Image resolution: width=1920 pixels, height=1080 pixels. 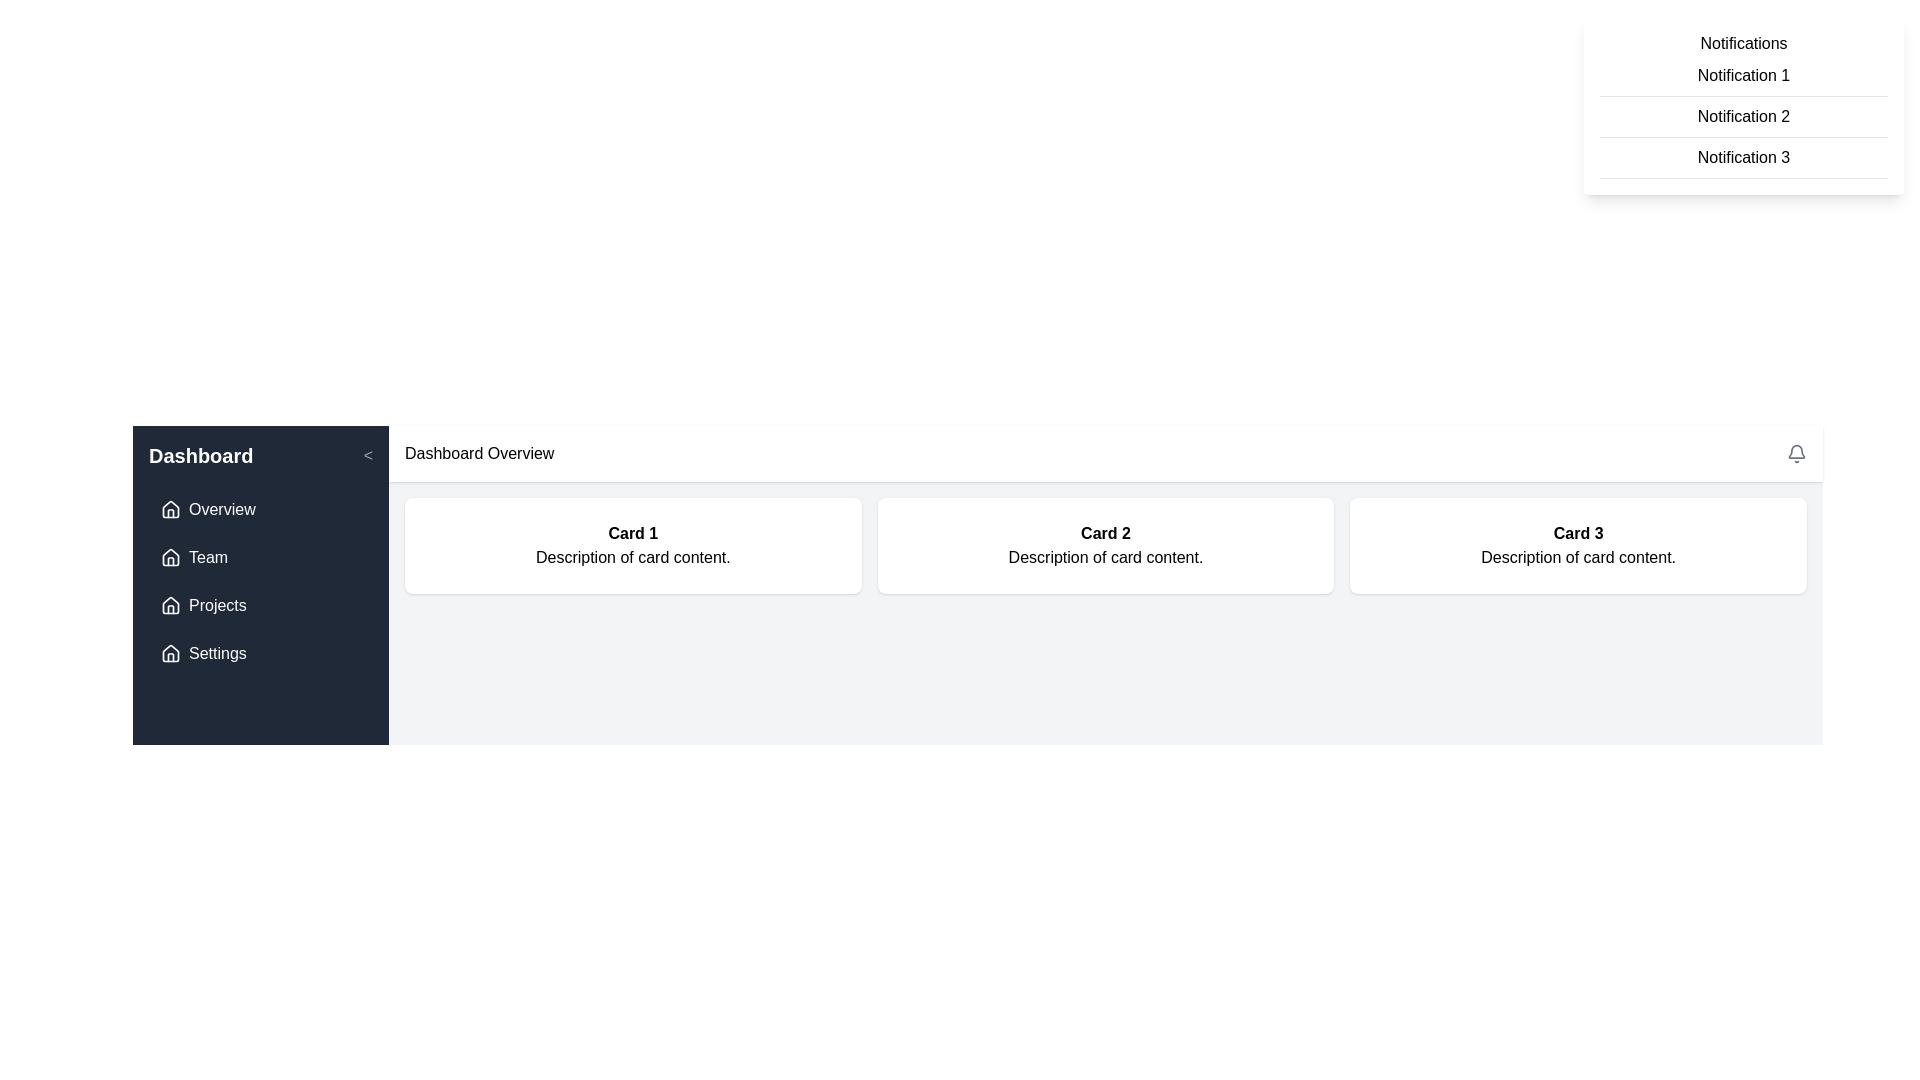 What do you see at coordinates (368, 455) in the screenshot?
I see `the left-facing gray arrow button located to the right of the 'Dashboard' text` at bounding box center [368, 455].